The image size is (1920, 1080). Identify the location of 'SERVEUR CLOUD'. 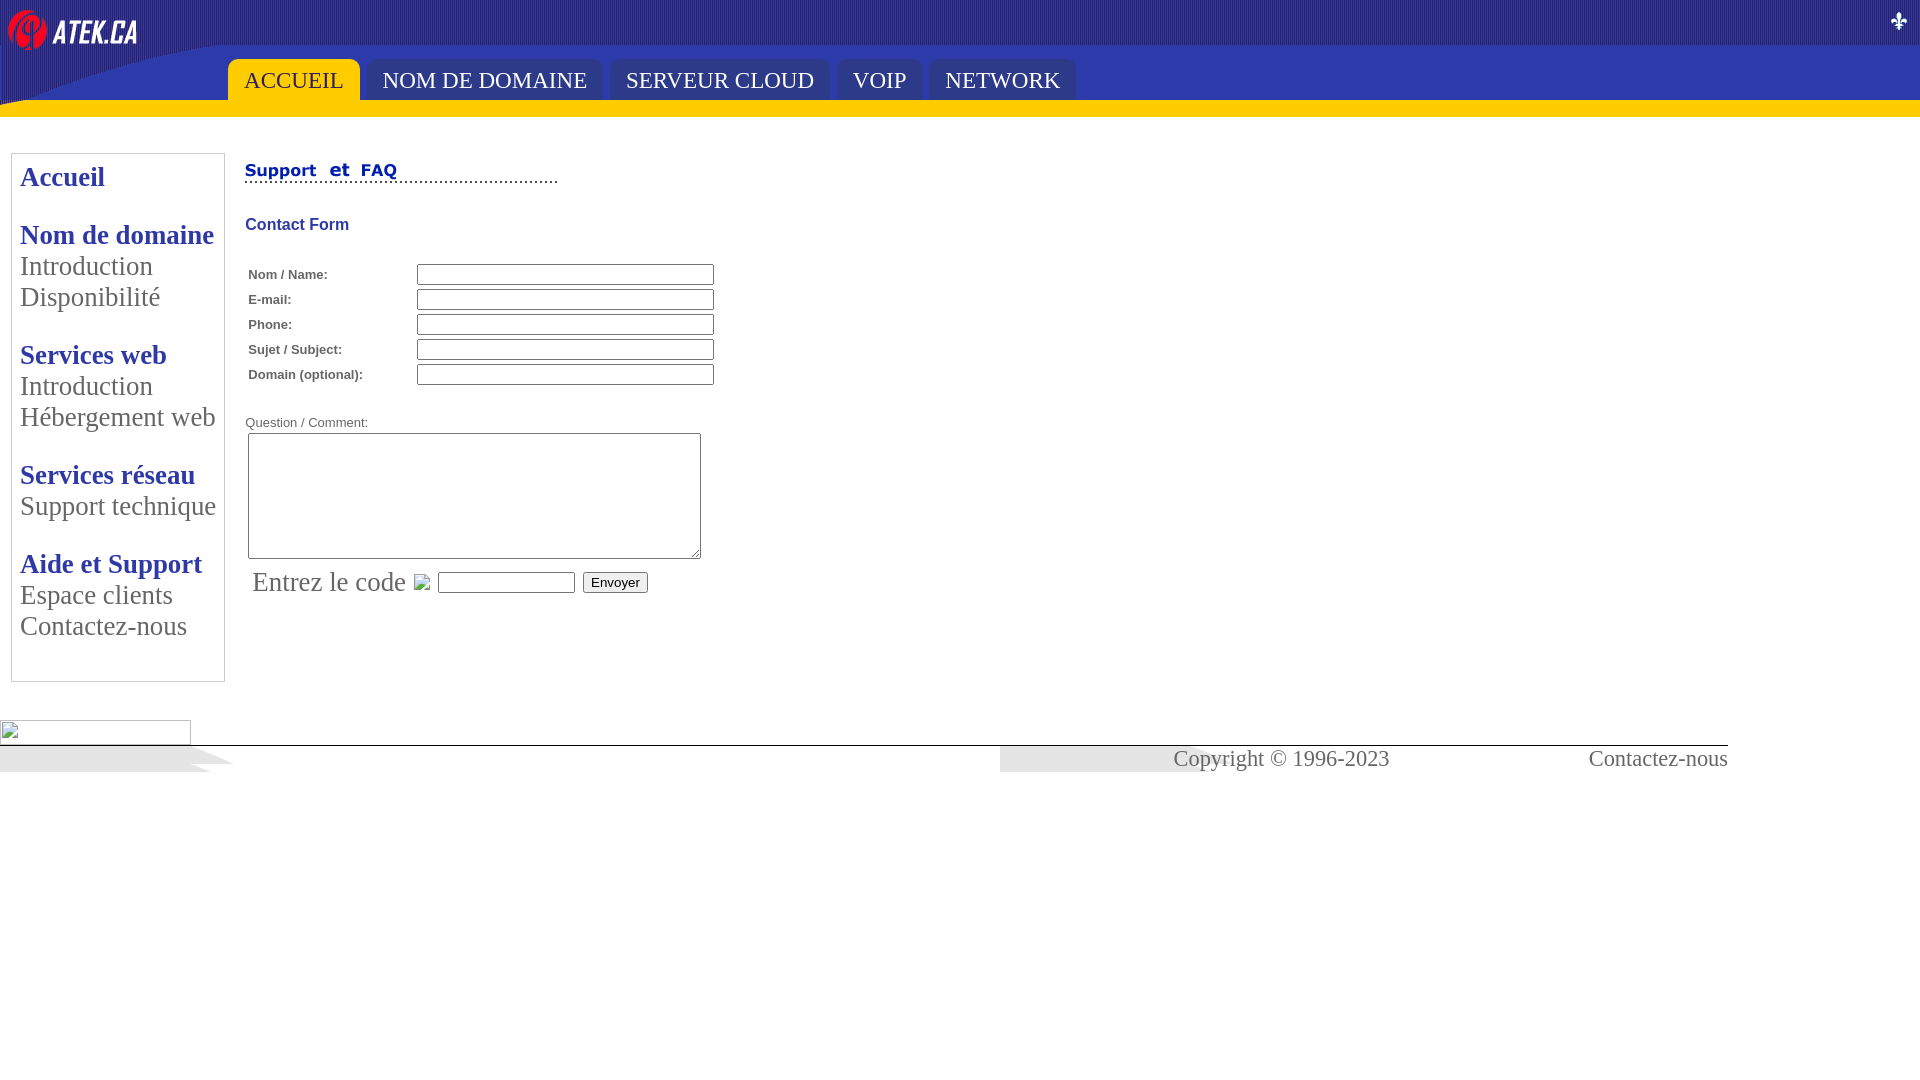
(720, 78).